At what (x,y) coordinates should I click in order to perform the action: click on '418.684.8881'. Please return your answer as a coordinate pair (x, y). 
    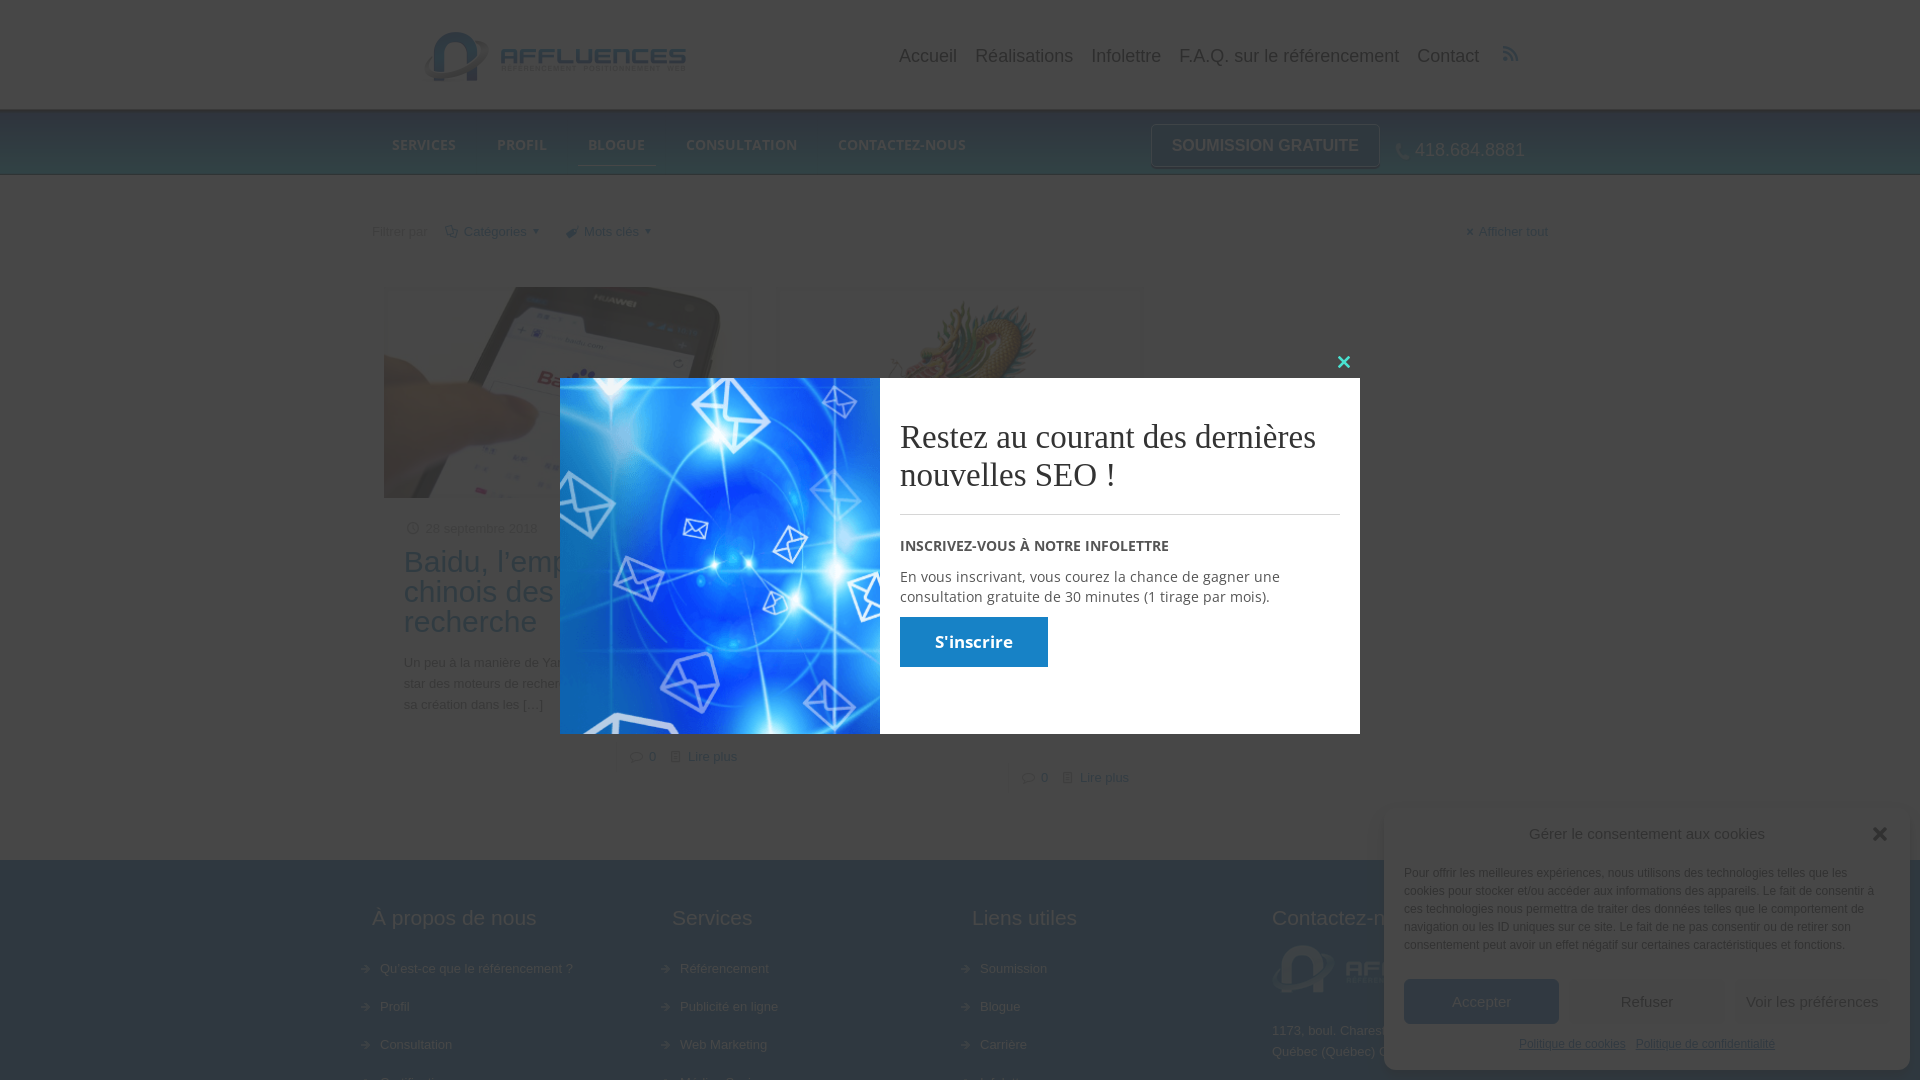
    Looking at the image, I should click on (1462, 149).